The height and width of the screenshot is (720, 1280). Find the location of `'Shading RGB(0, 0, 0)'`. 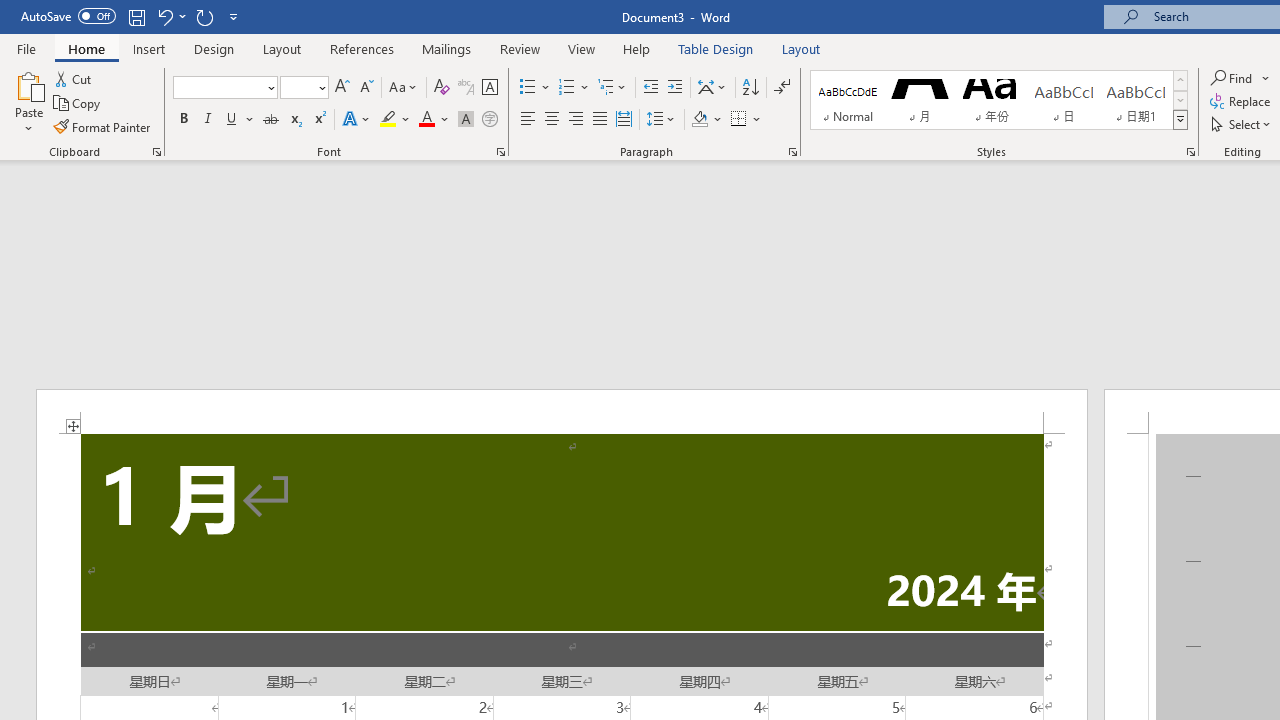

'Shading RGB(0, 0, 0)' is located at coordinates (699, 119).